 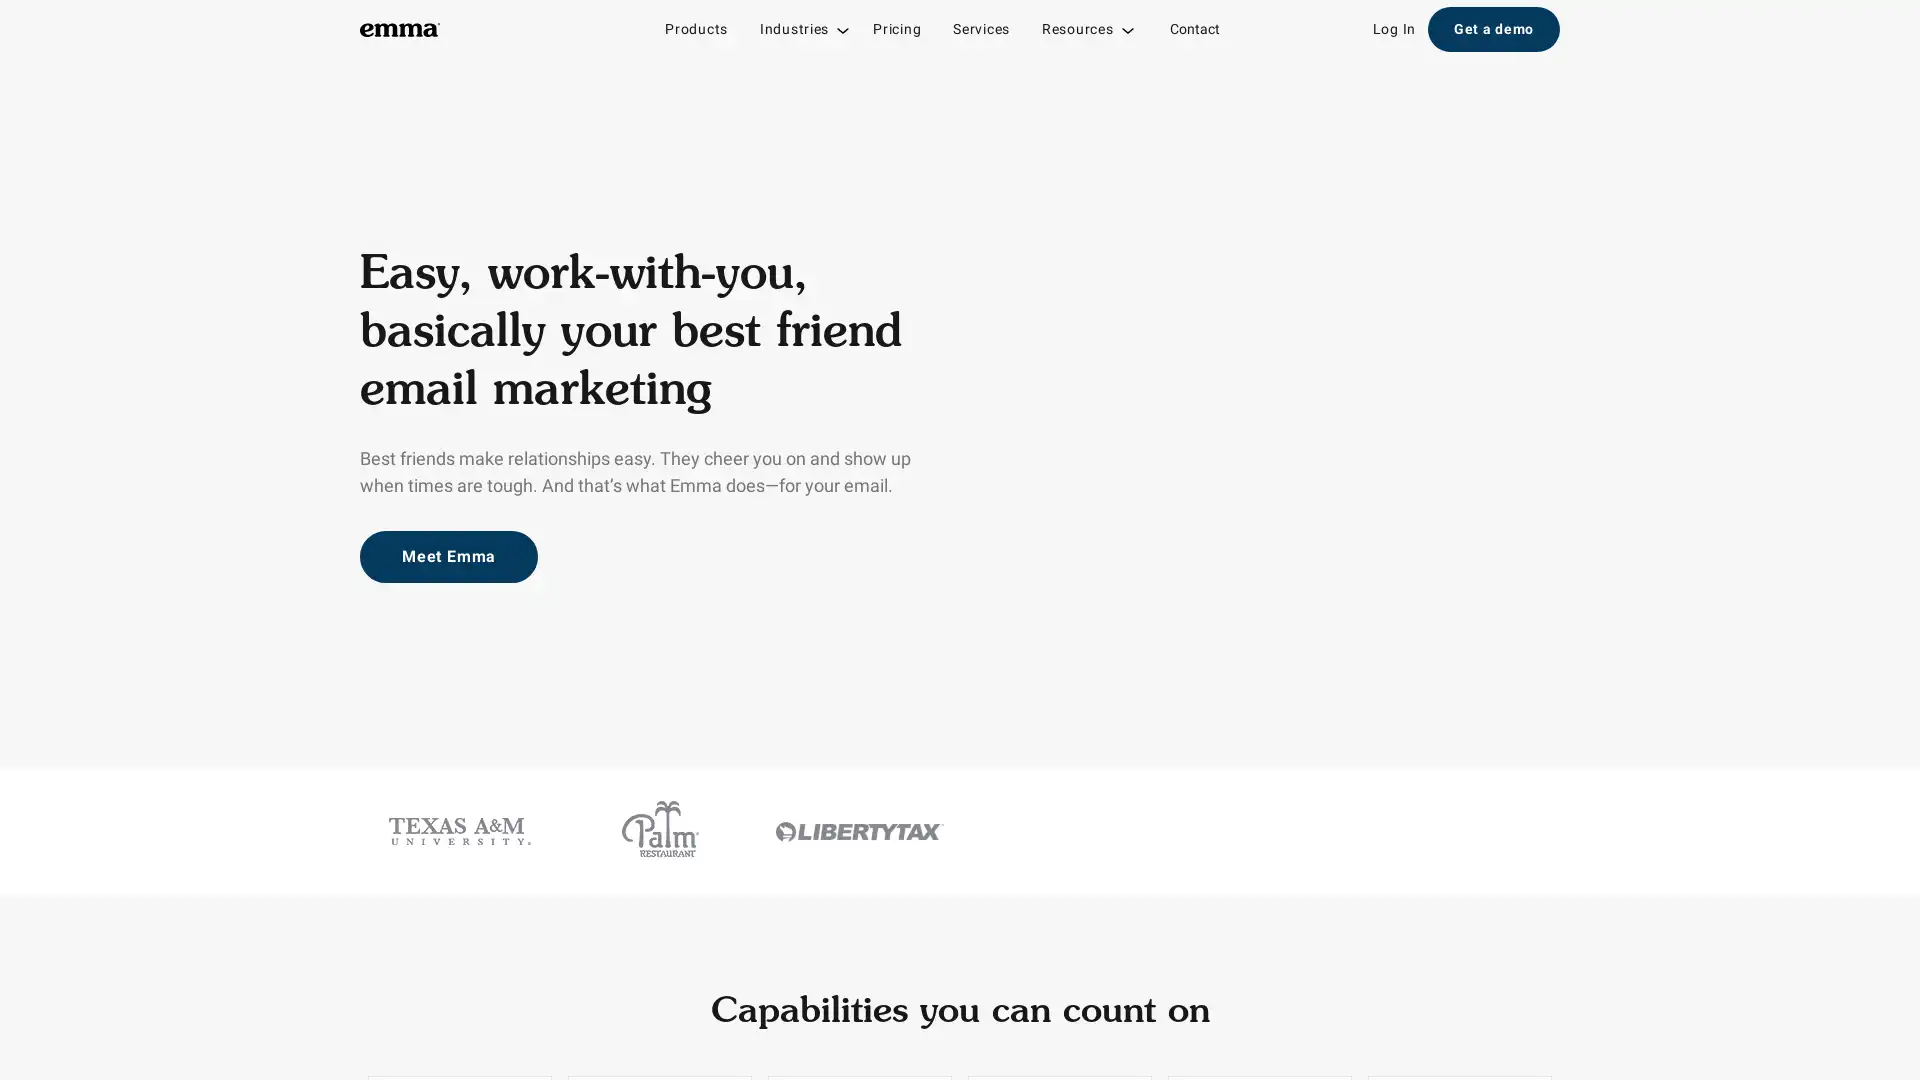 What do you see at coordinates (1188, 29) in the screenshot?
I see `Contact` at bounding box center [1188, 29].